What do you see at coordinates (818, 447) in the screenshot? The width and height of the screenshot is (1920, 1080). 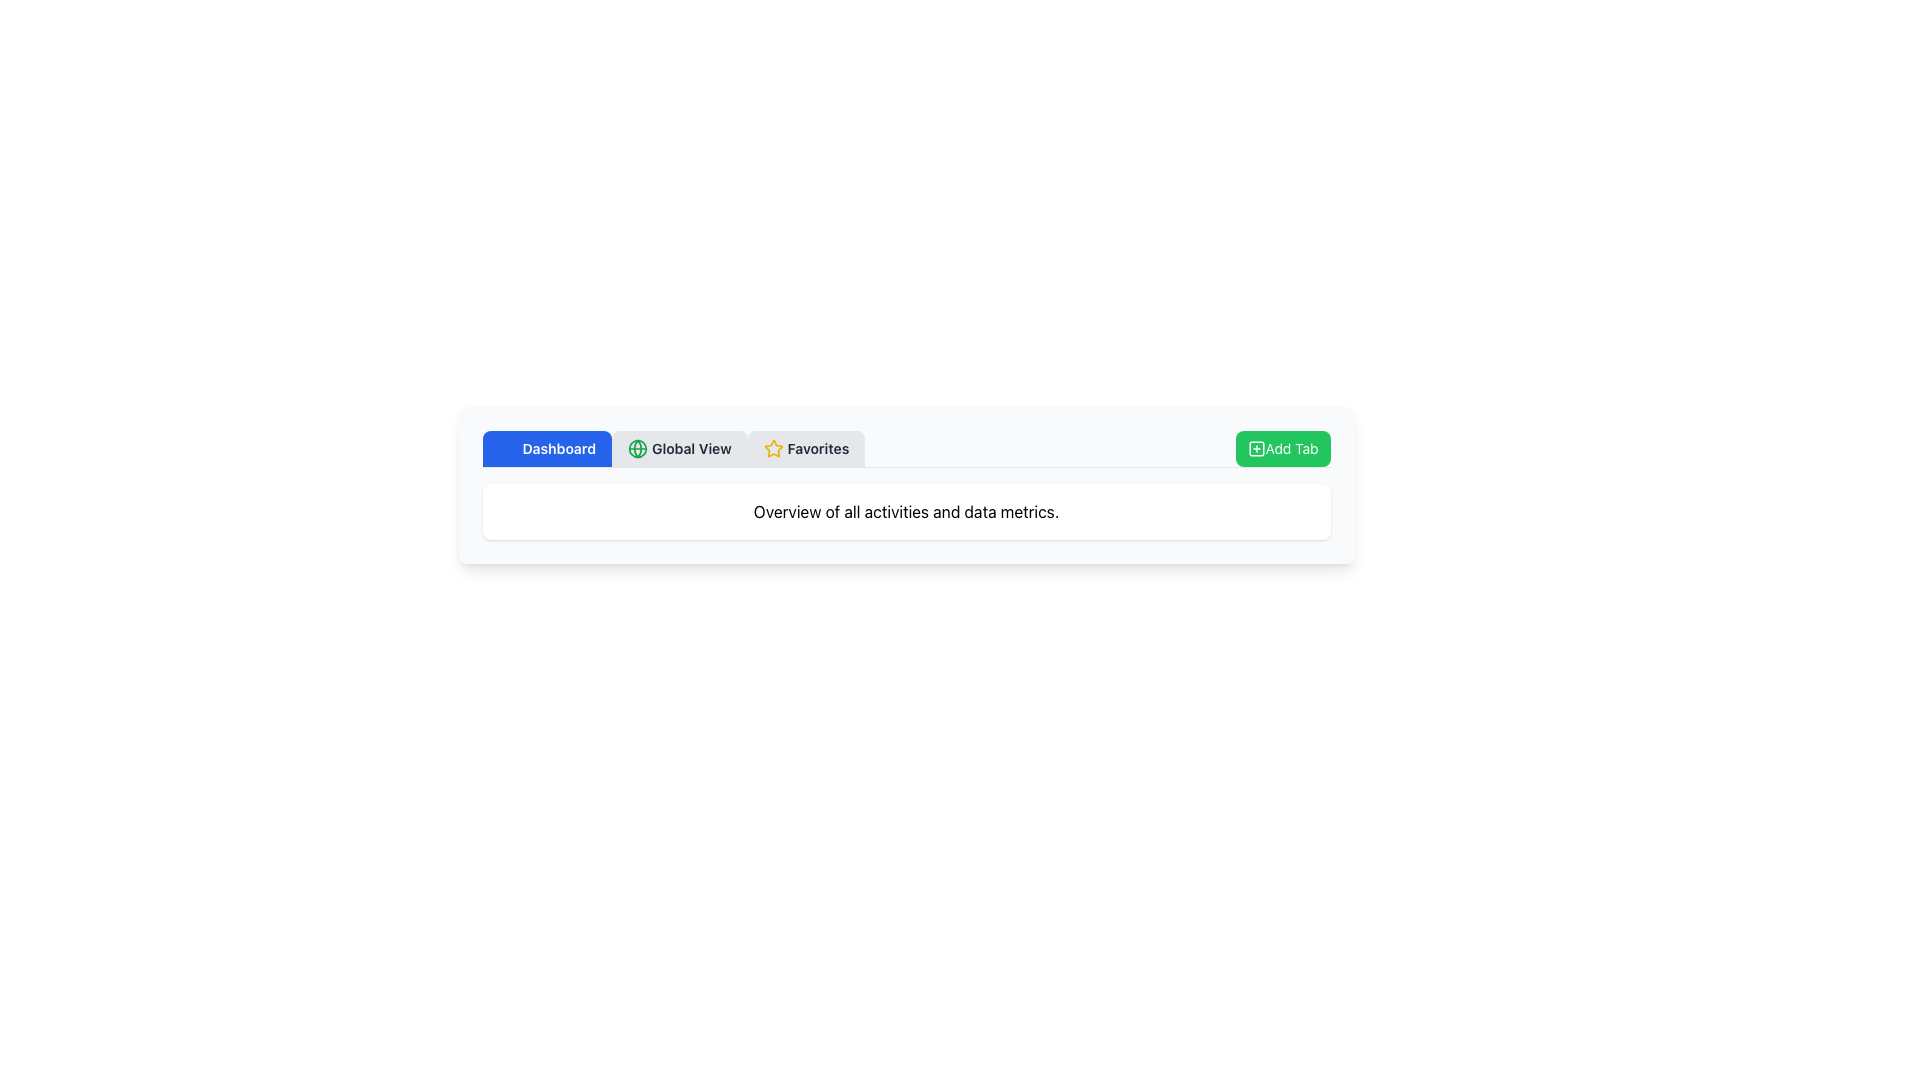 I see `the text label for the third tab` at bounding box center [818, 447].